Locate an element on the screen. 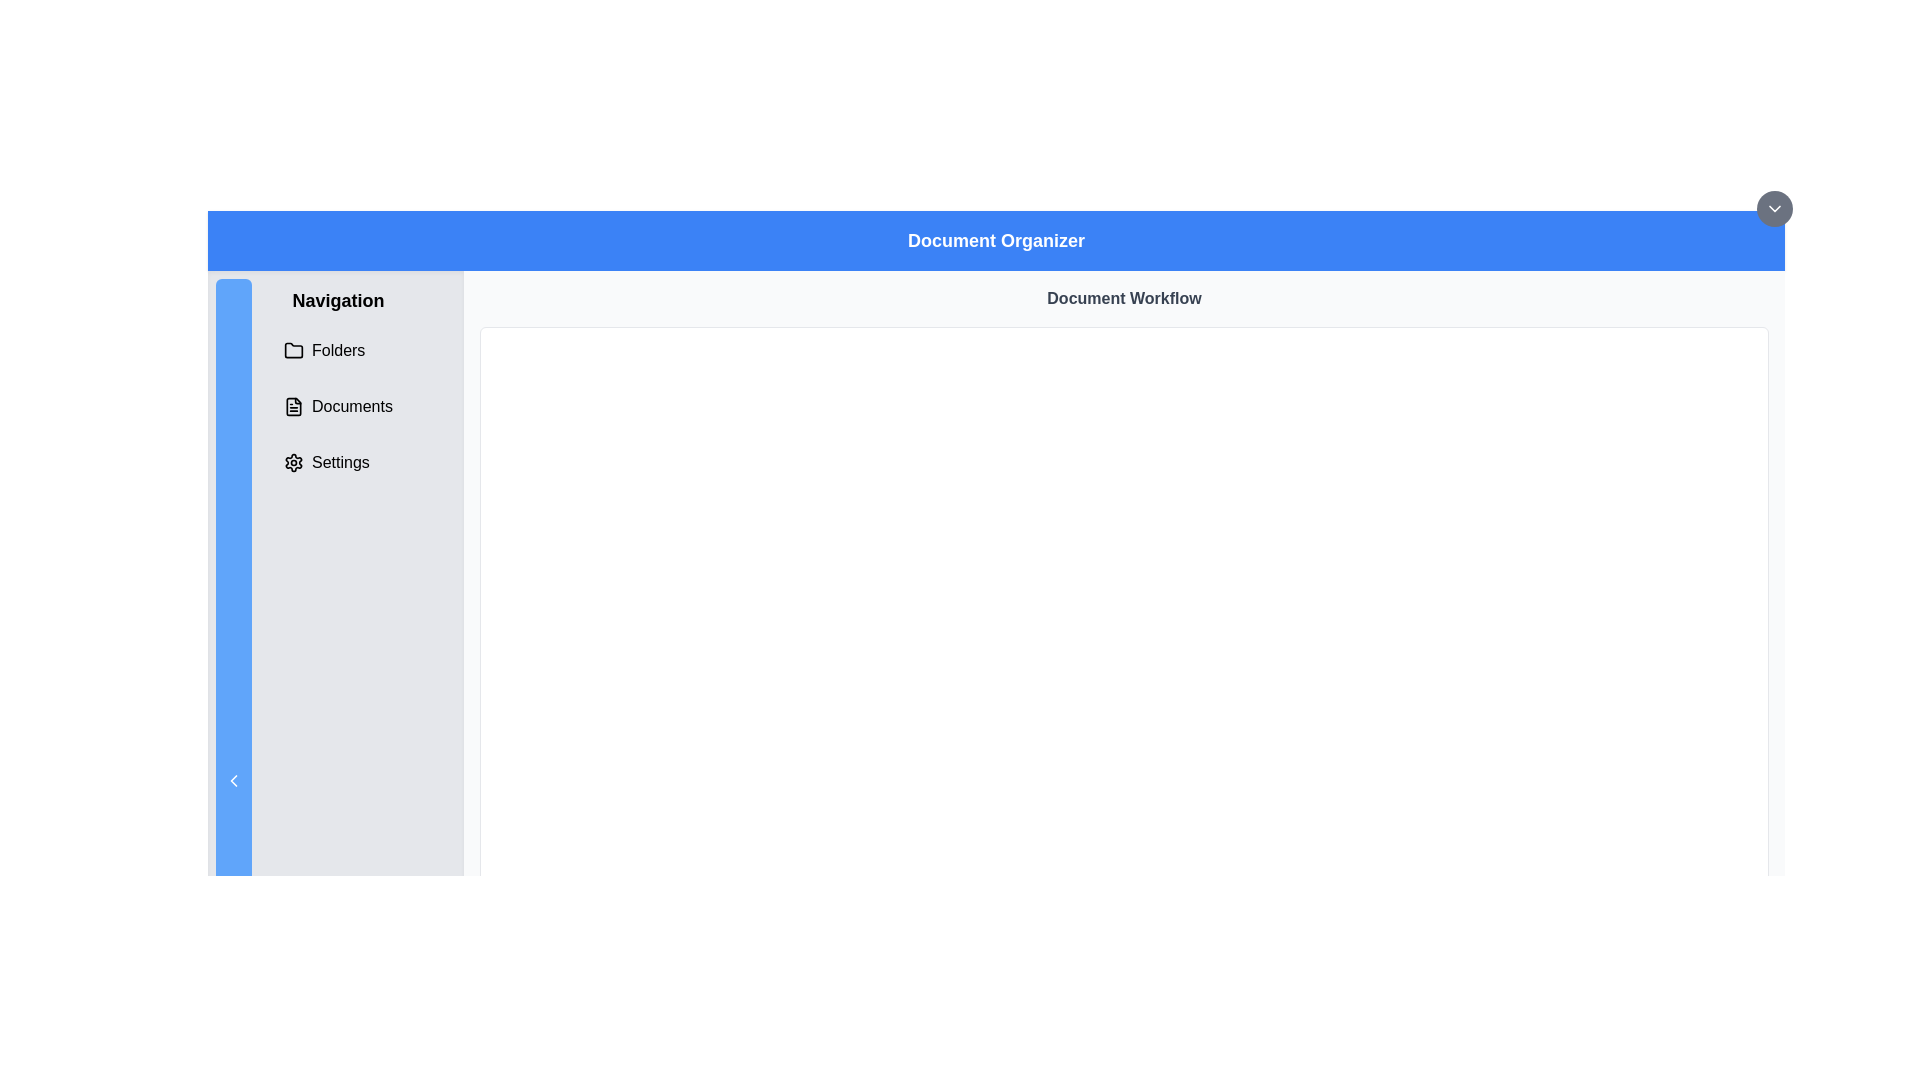  the settings icon located is located at coordinates (292, 462).